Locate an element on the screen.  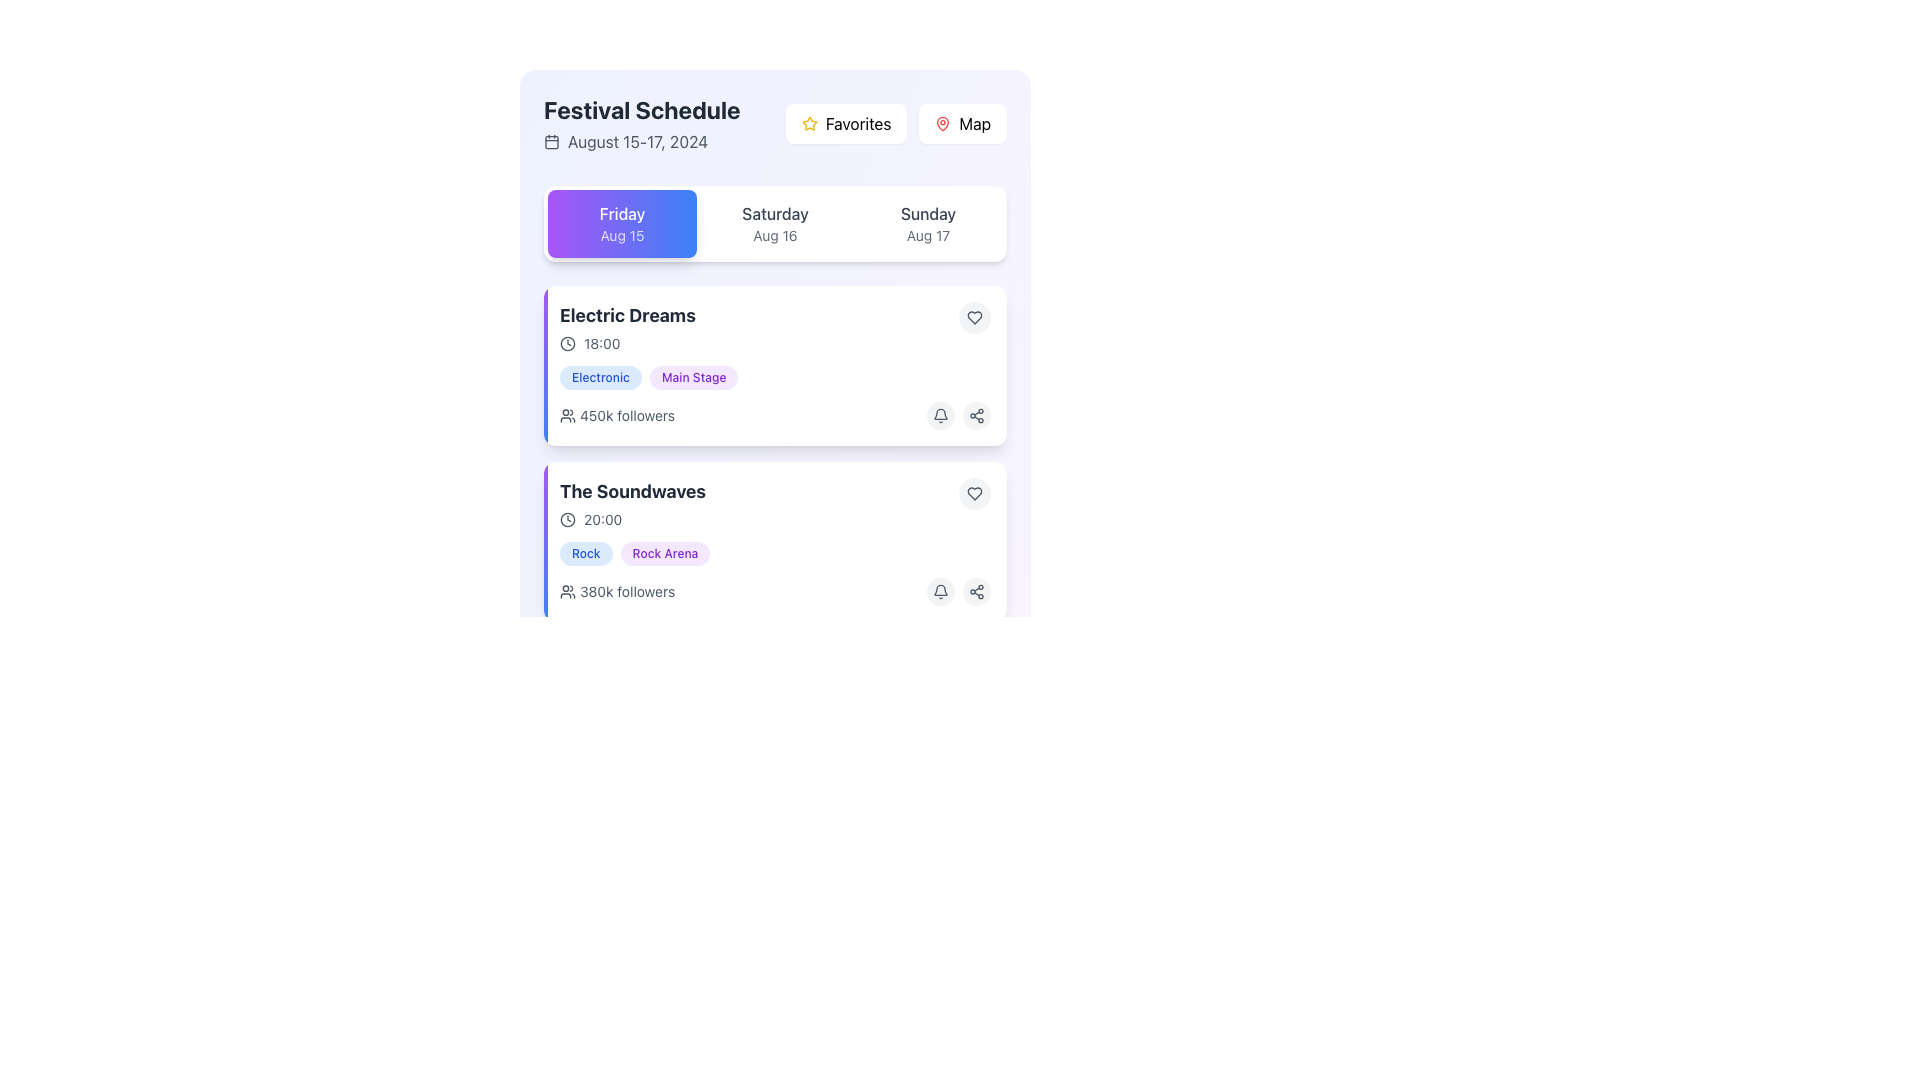
the share button located in the bottom-right corner of the event details card is located at coordinates (977, 766).